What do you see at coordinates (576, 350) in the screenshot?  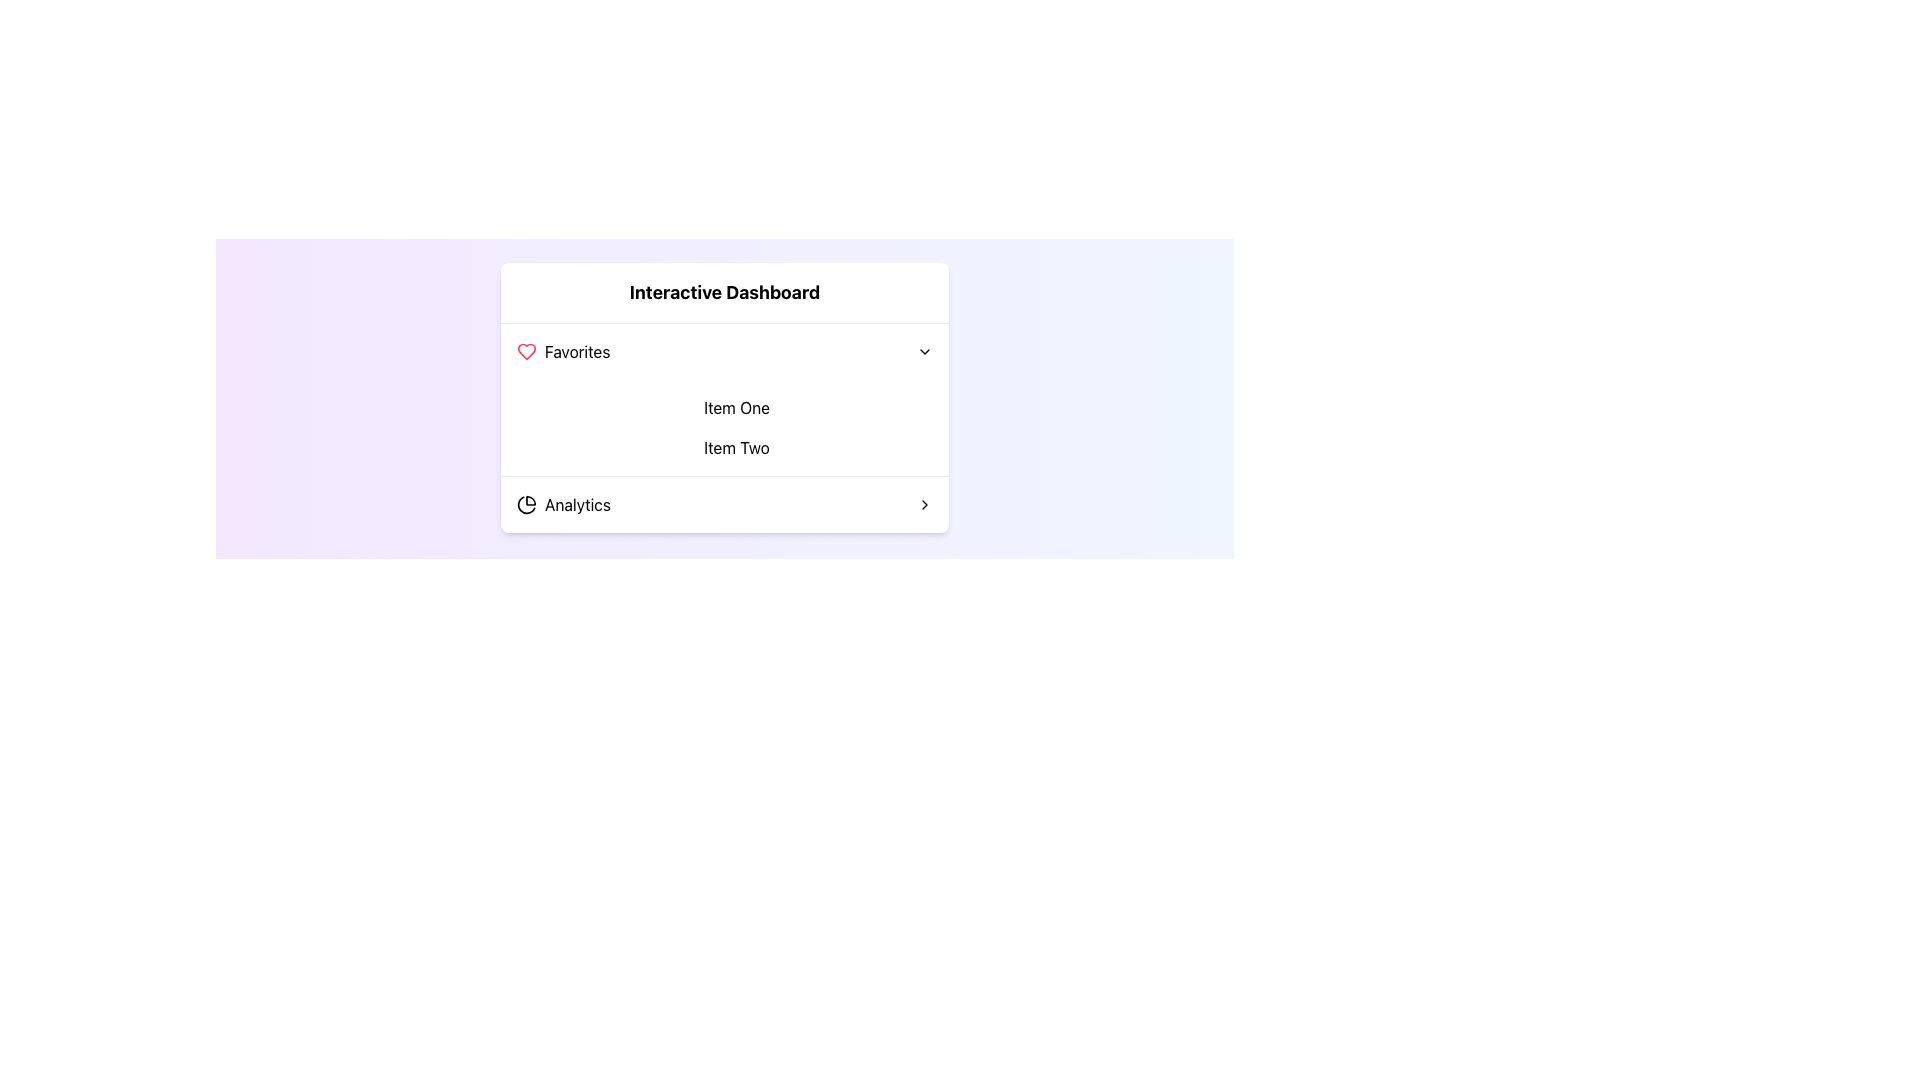 I see `the 'Favorites' text label, which indicates a category for frequently accessed items, located to the right of the heart icon in the Interactive Dashboard section` at bounding box center [576, 350].